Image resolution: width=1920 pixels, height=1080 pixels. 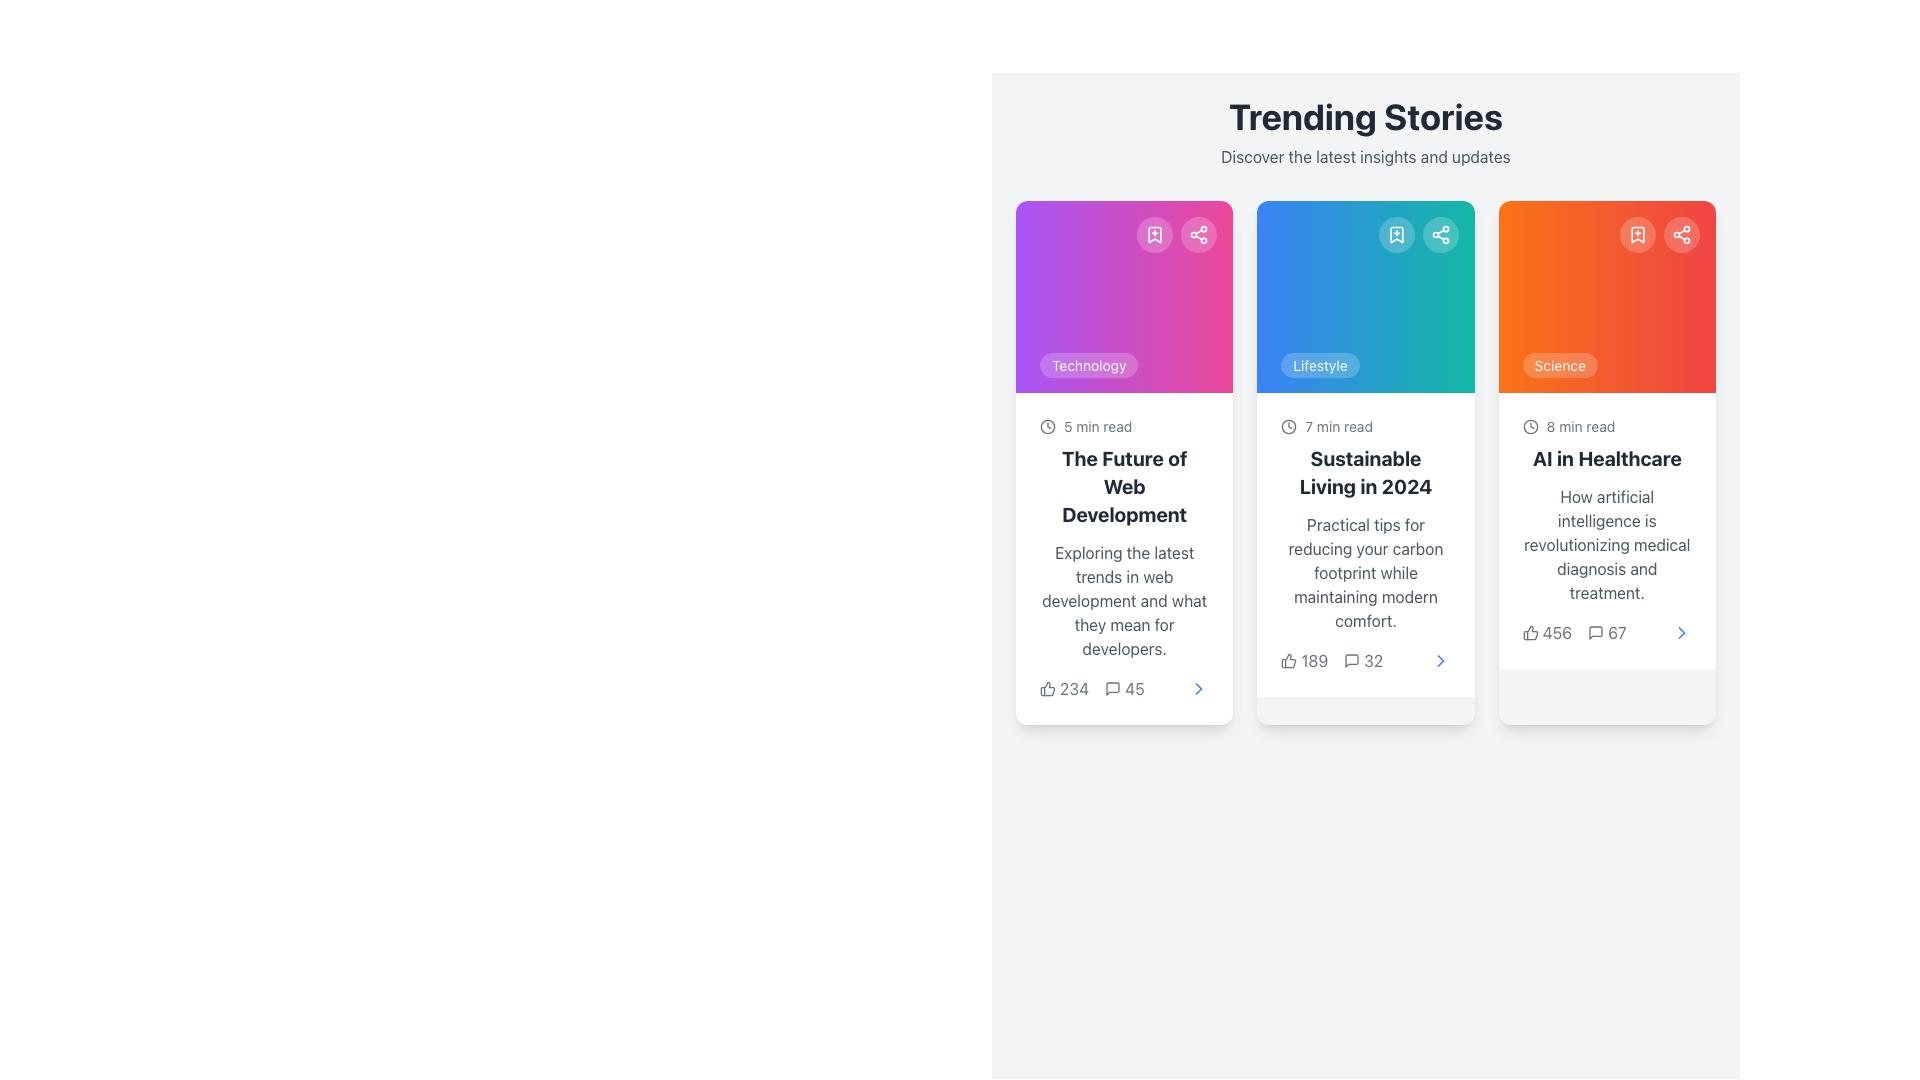 What do you see at coordinates (1365, 573) in the screenshot?
I see `multiline text block styled in gray that presents the text 'Practical tips for reducing your carbon footprint while maintaining modern comfort.' located in the center card of a three-card row layout, positioned below the heading 'Sustainable Living in 2024'` at bounding box center [1365, 573].